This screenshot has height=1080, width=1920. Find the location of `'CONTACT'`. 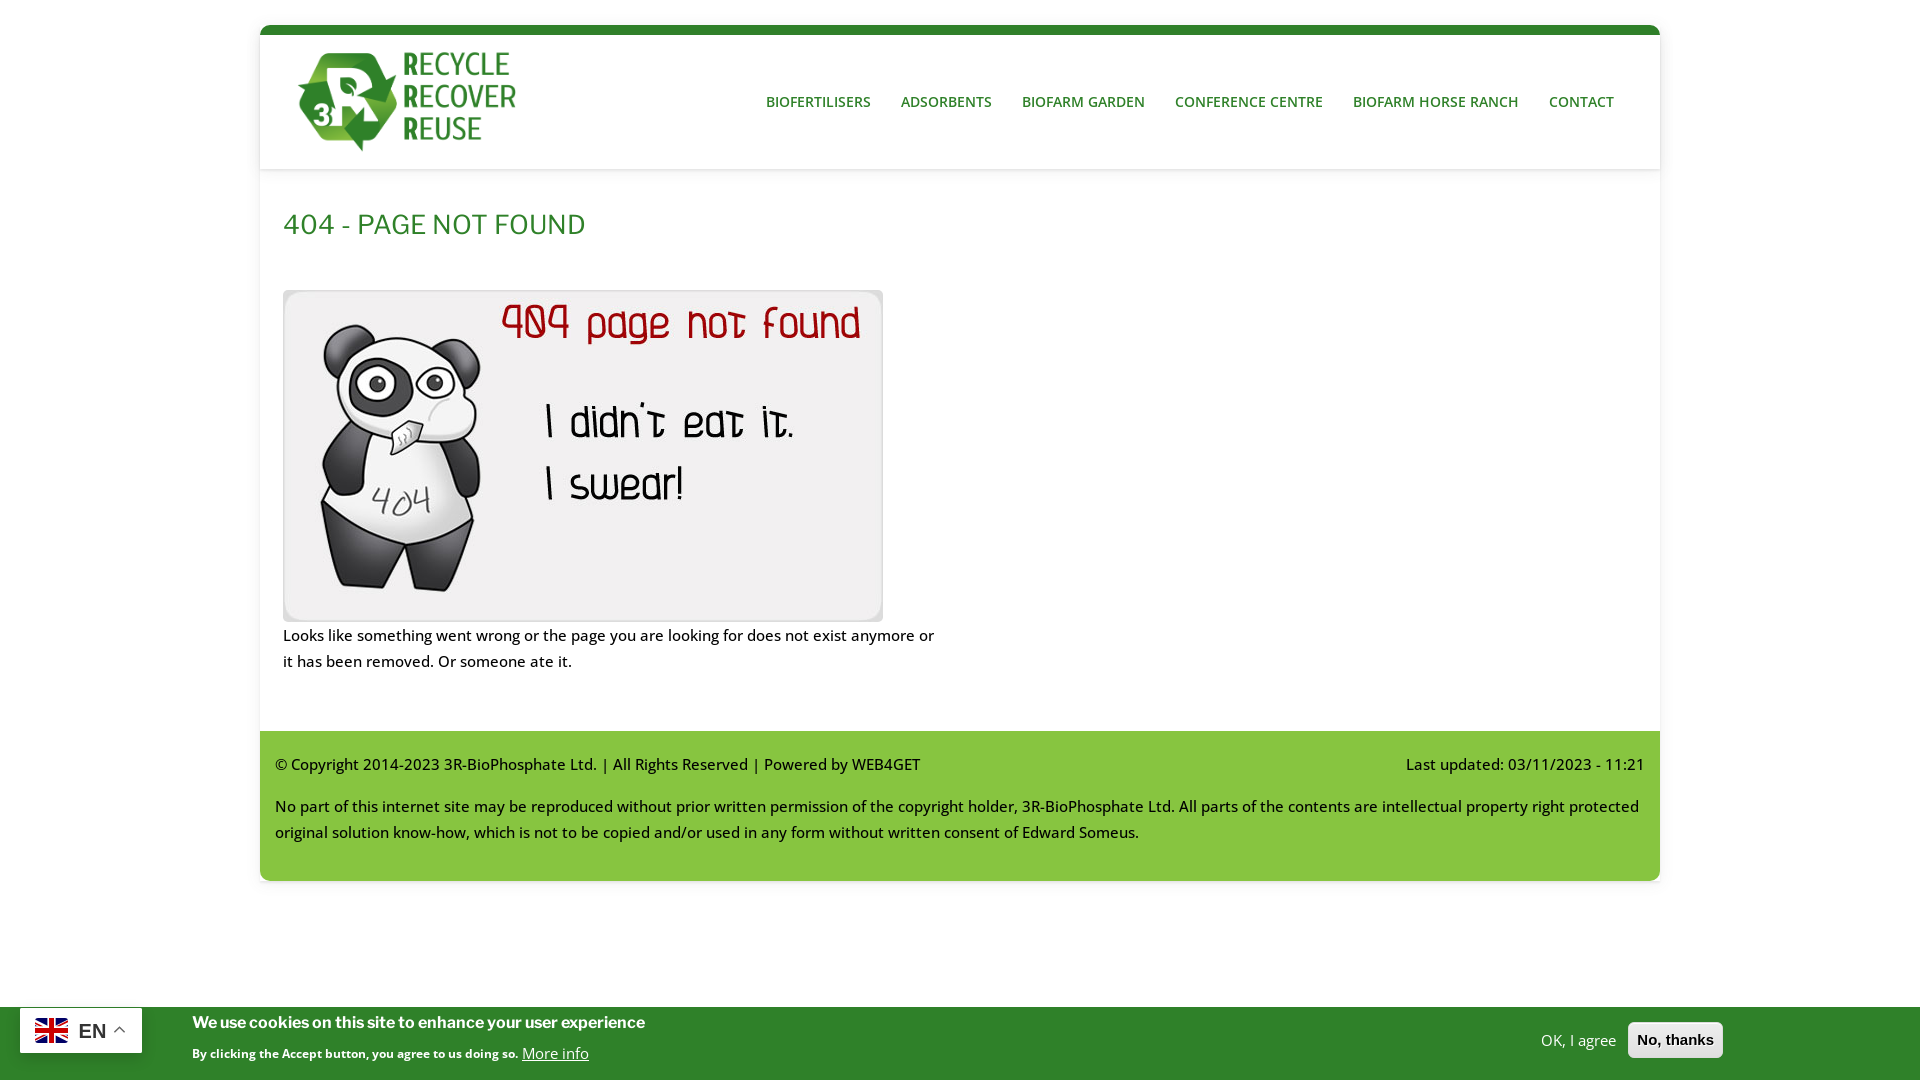

'CONTACT' is located at coordinates (1580, 102).